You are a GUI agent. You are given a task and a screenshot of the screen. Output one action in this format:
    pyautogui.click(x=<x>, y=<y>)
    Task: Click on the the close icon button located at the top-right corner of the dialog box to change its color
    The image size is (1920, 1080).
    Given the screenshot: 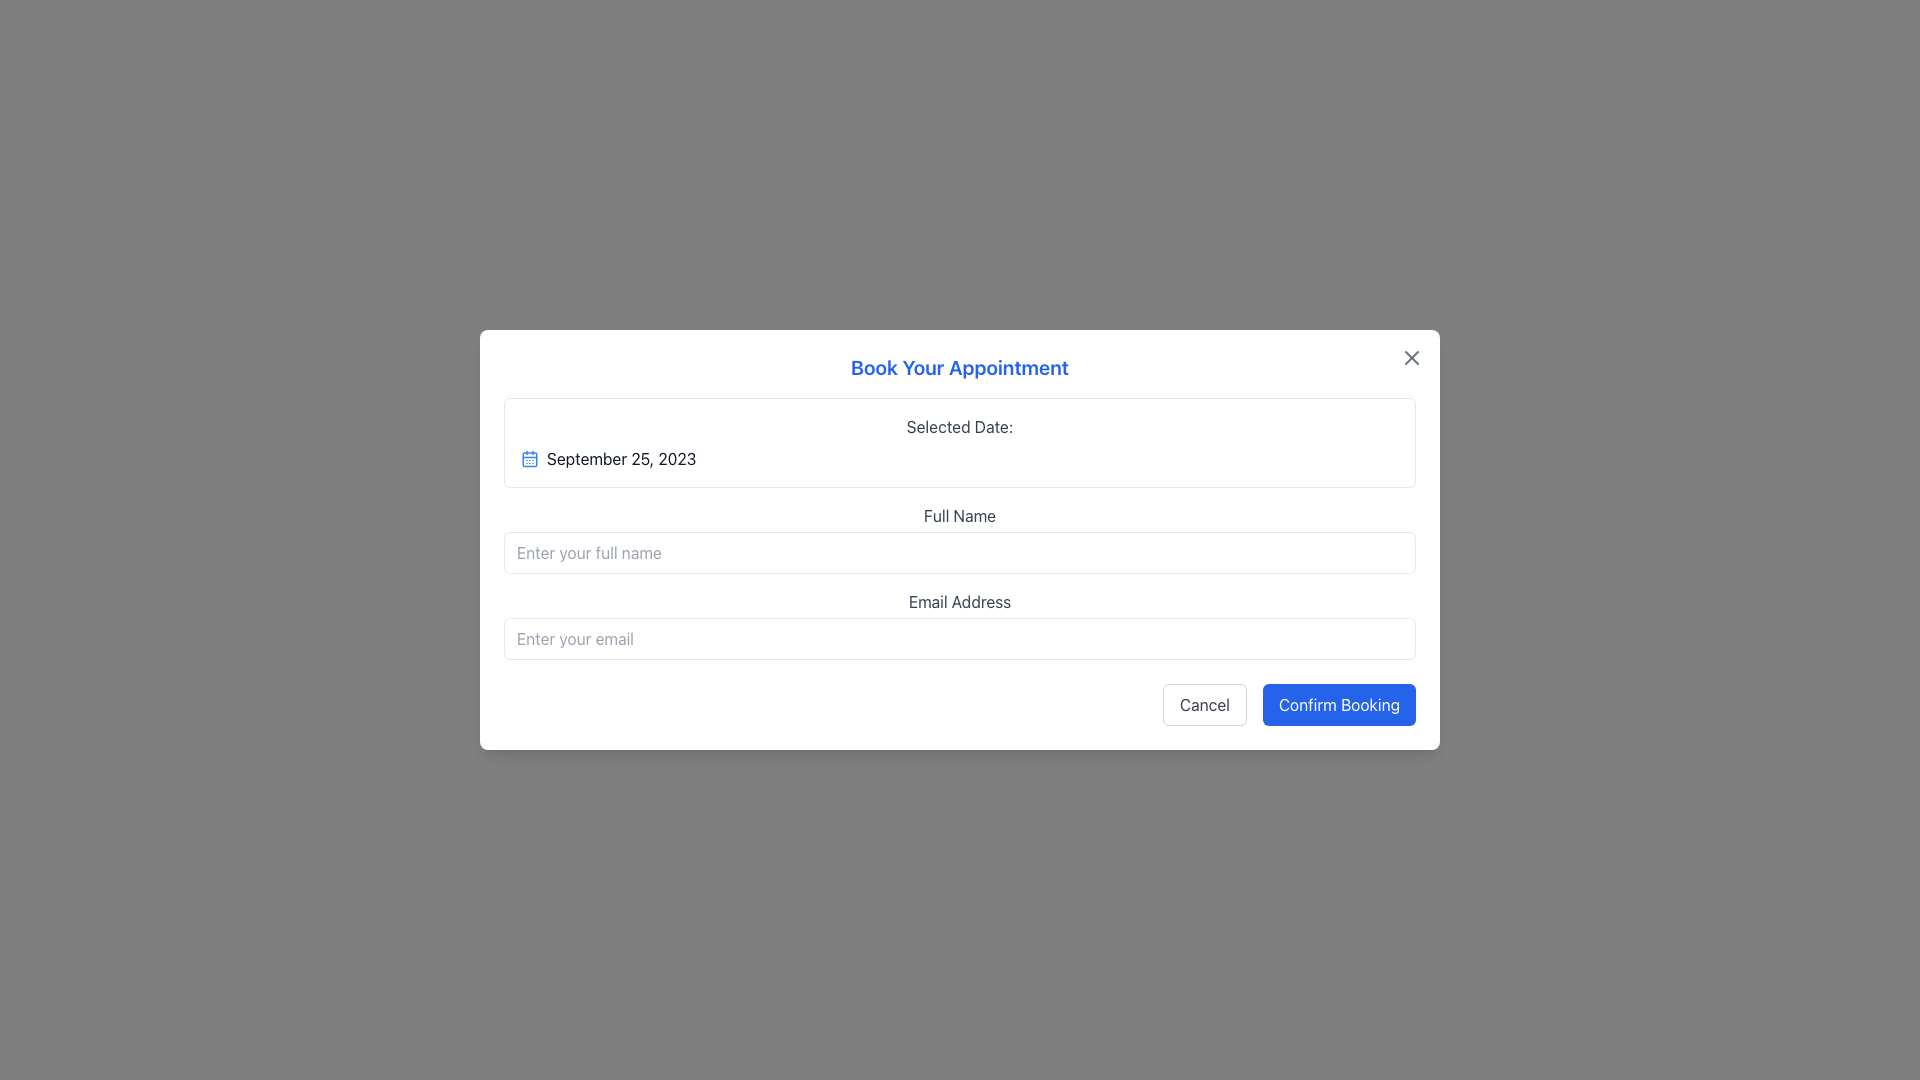 What is the action you would take?
    pyautogui.click(x=1410, y=357)
    